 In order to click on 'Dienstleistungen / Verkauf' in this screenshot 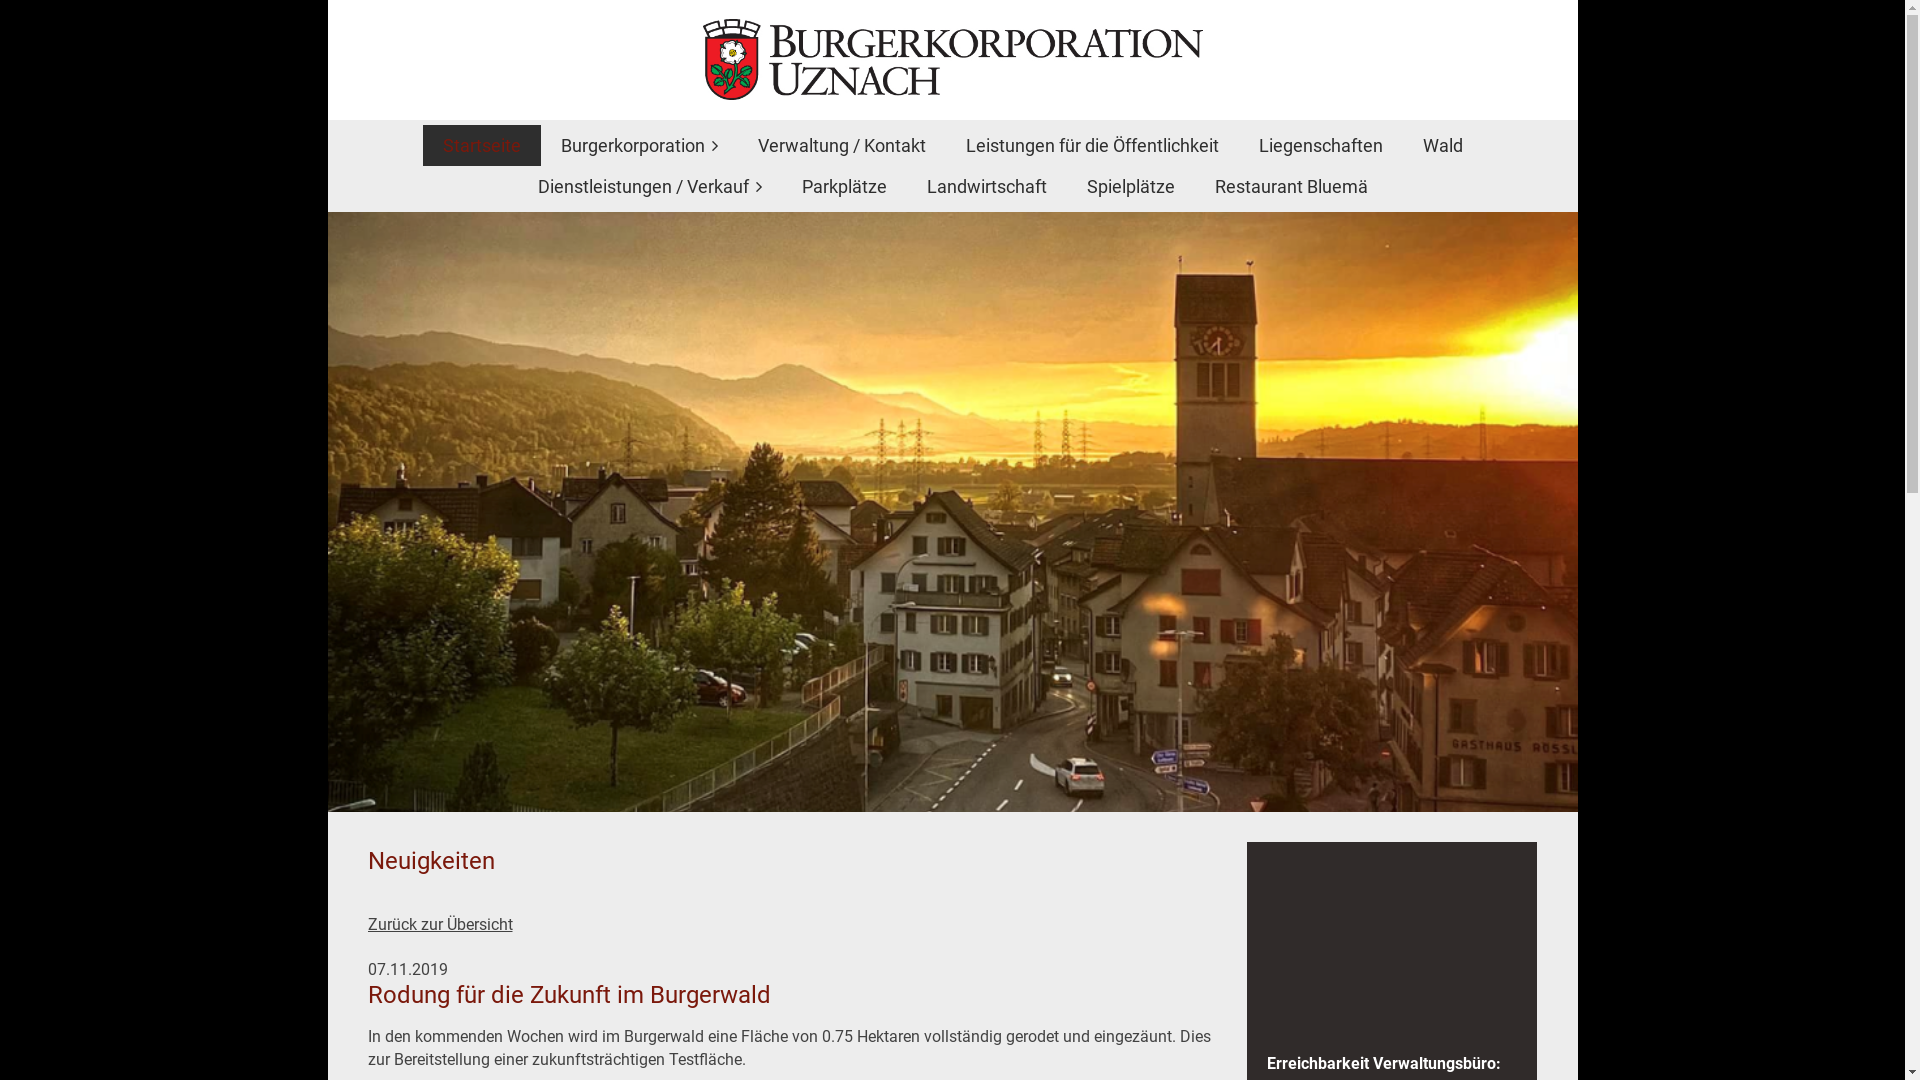, I will do `click(649, 186)`.